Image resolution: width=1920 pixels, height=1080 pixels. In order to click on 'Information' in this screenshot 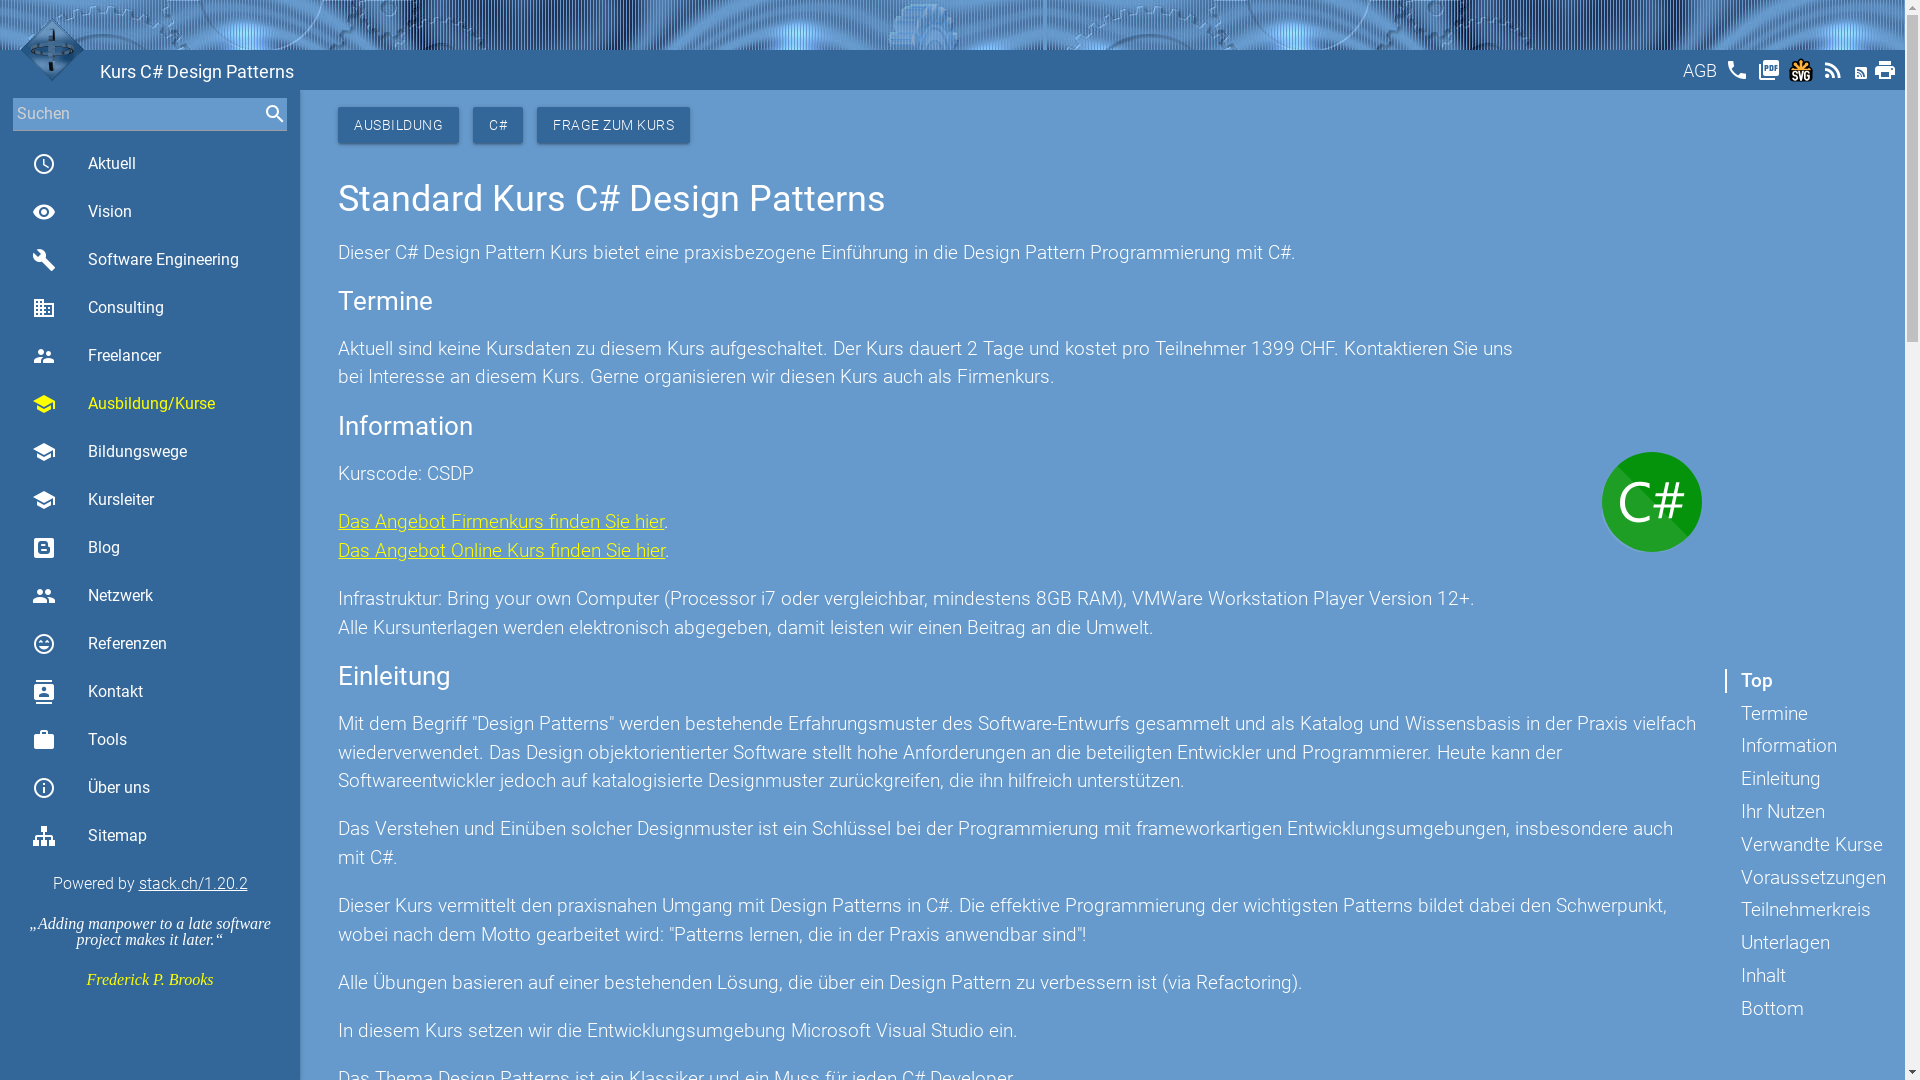, I will do `click(1780, 745)`.